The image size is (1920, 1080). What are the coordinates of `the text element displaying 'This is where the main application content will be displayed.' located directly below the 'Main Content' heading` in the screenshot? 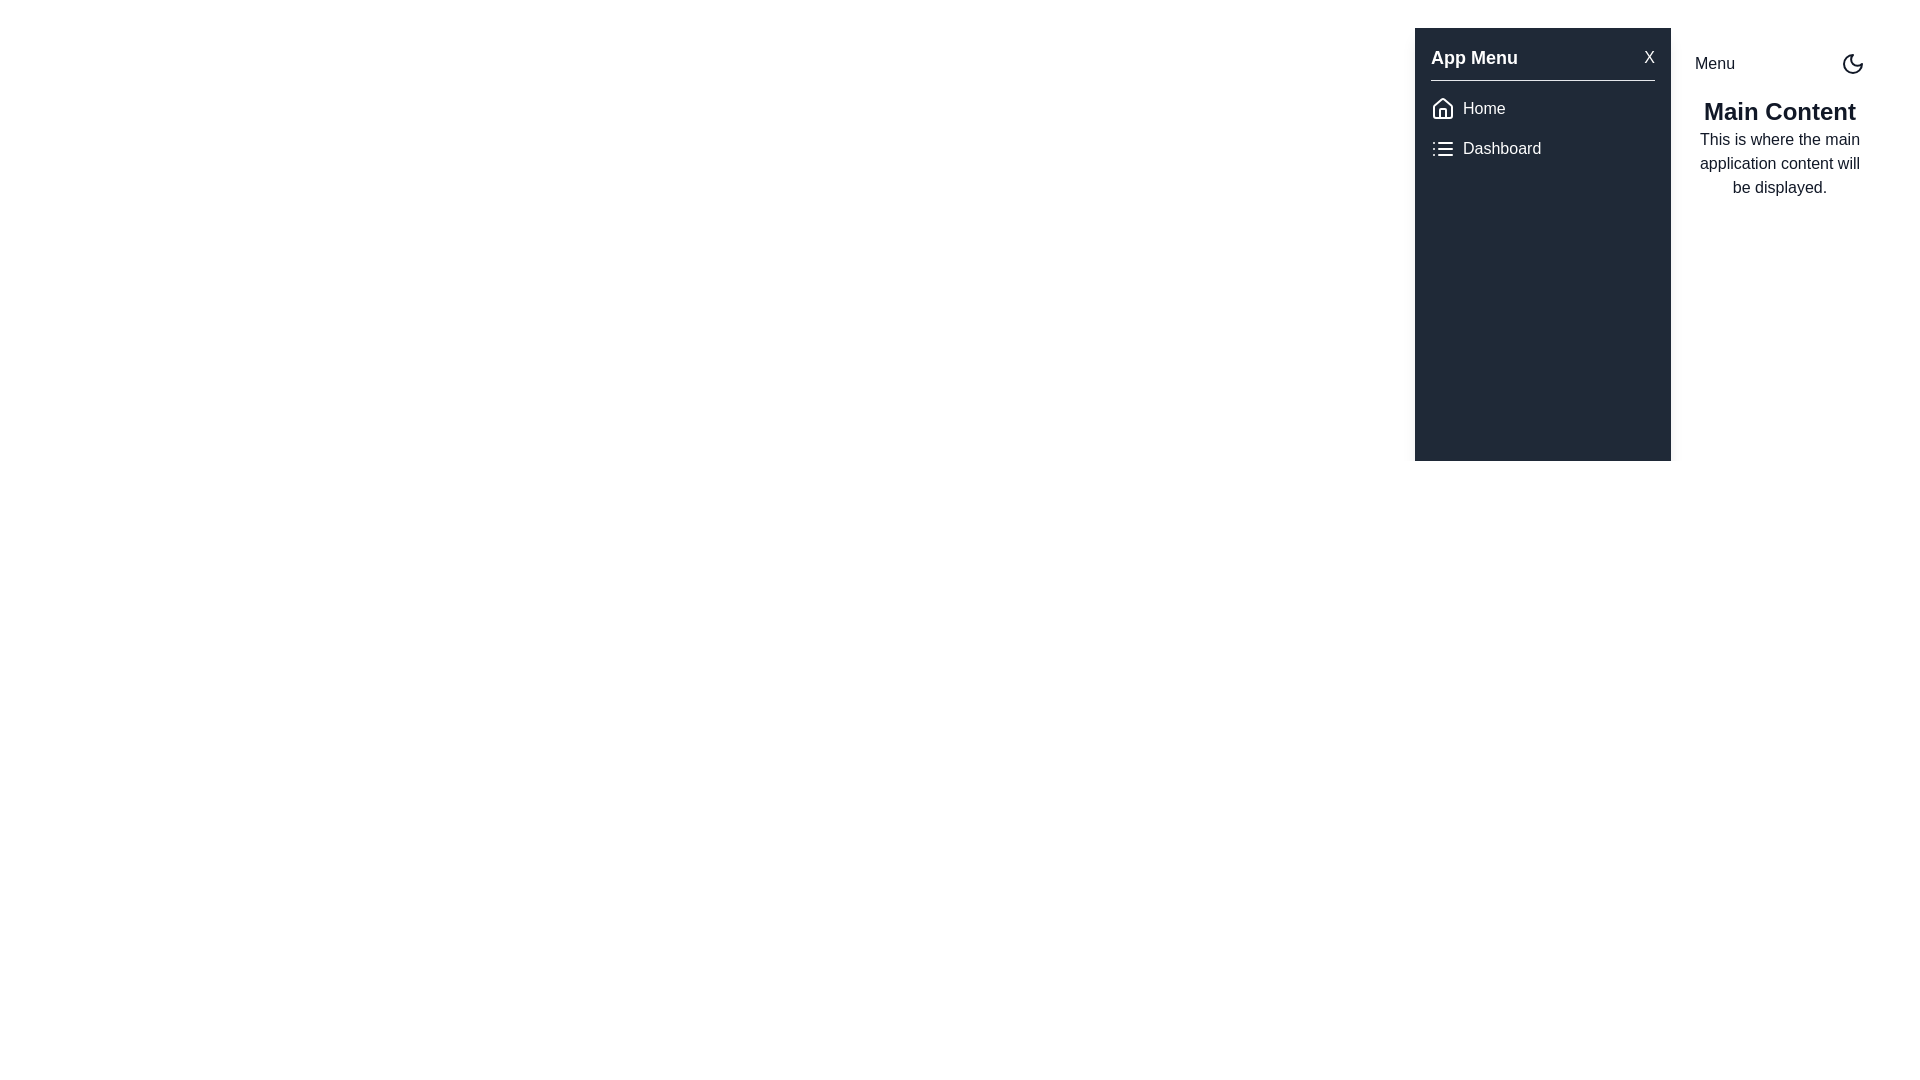 It's located at (1780, 163).